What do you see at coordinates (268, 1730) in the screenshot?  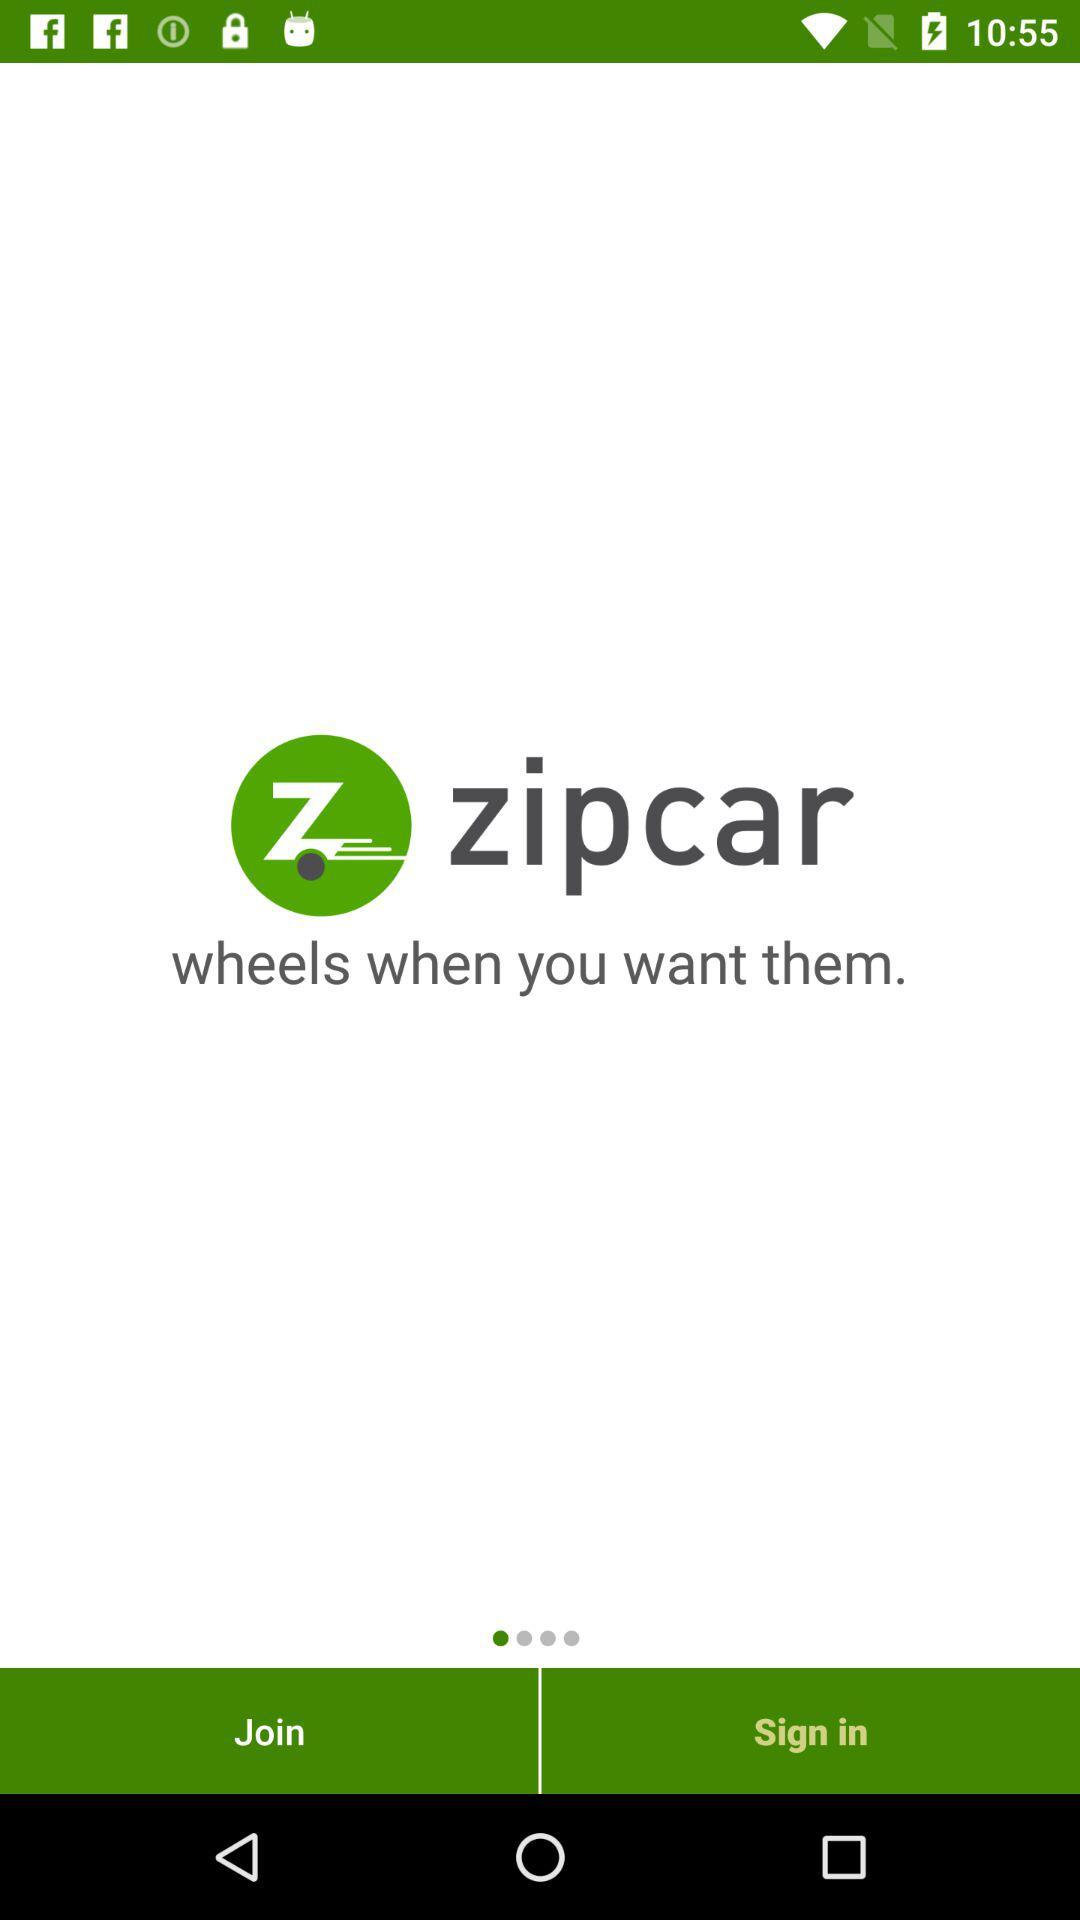 I see `the item next to sign in item` at bounding box center [268, 1730].